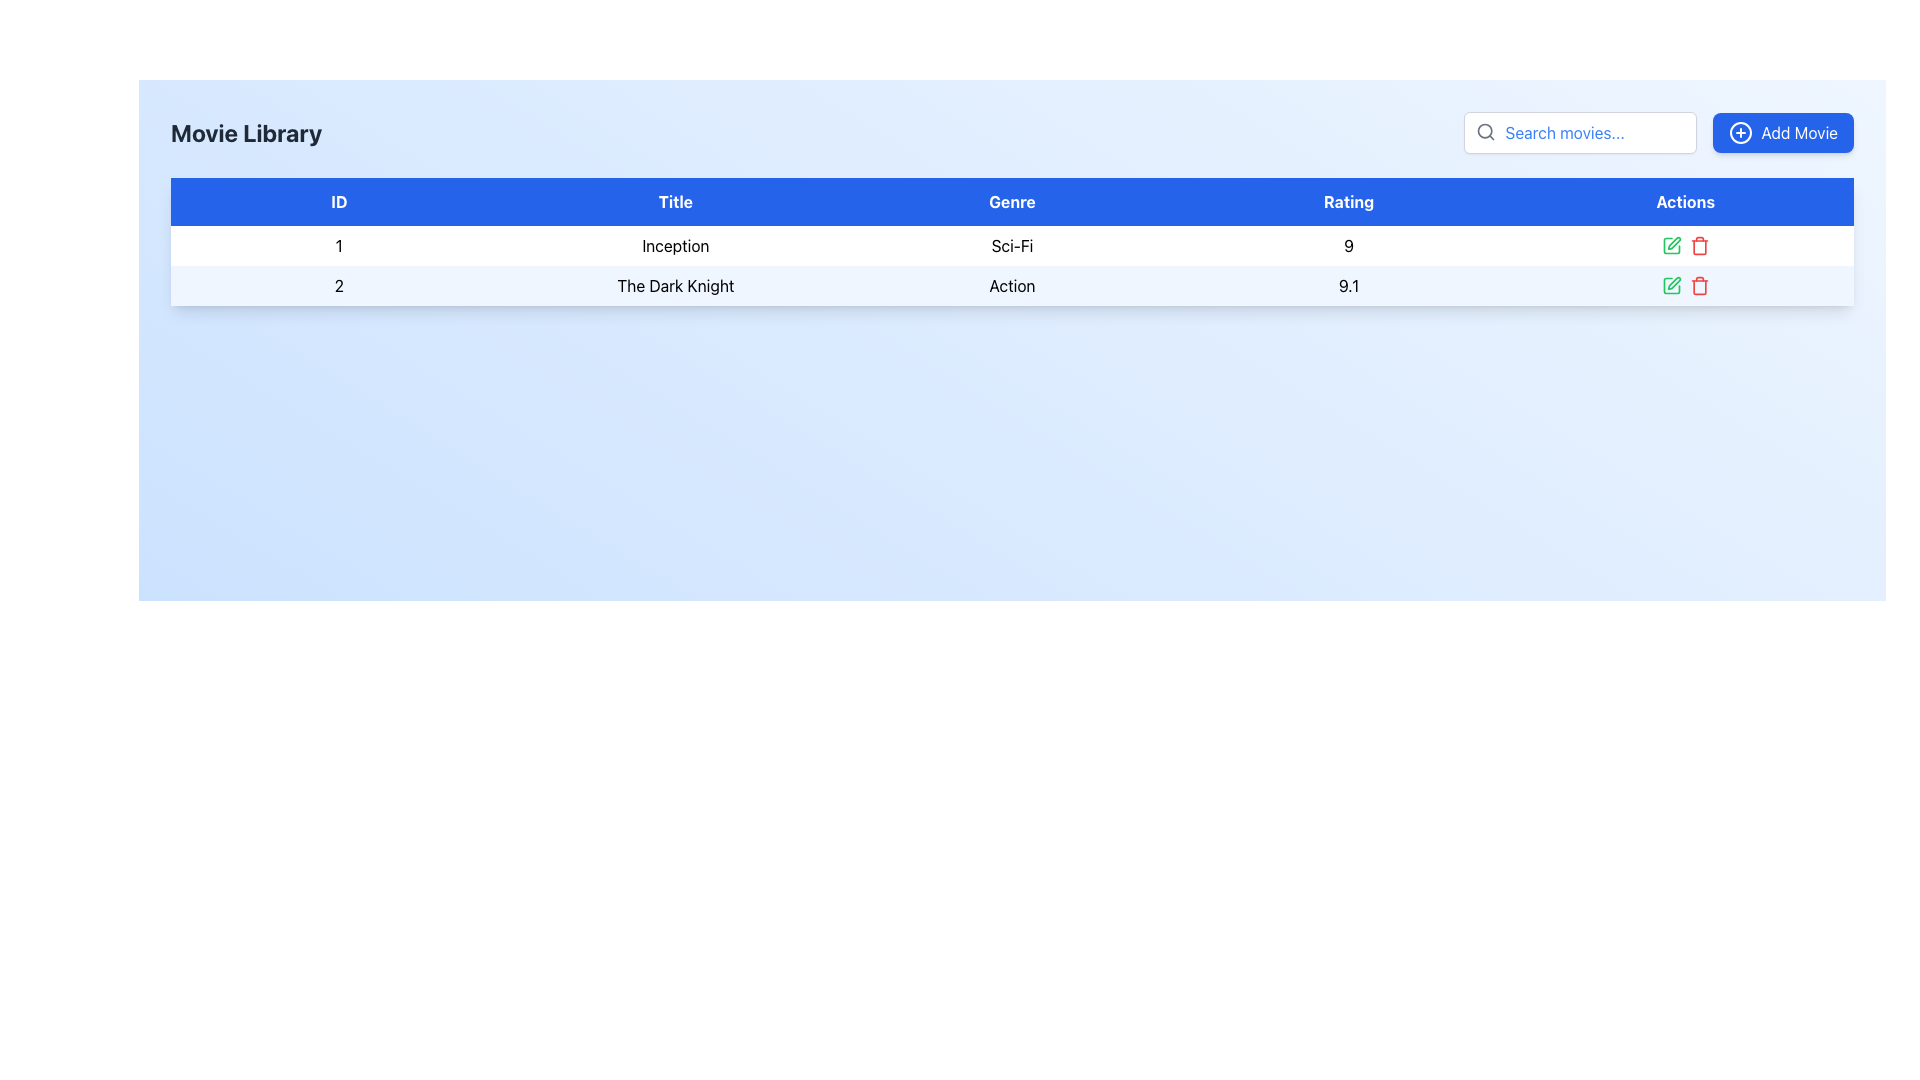 The image size is (1920, 1080). I want to click on the Table Header Row, which features a blue background with white centered text displaying column titles: 'ID', 'Title', 'Genre', 'Rating', and 'Actions', so click(1012, 201).